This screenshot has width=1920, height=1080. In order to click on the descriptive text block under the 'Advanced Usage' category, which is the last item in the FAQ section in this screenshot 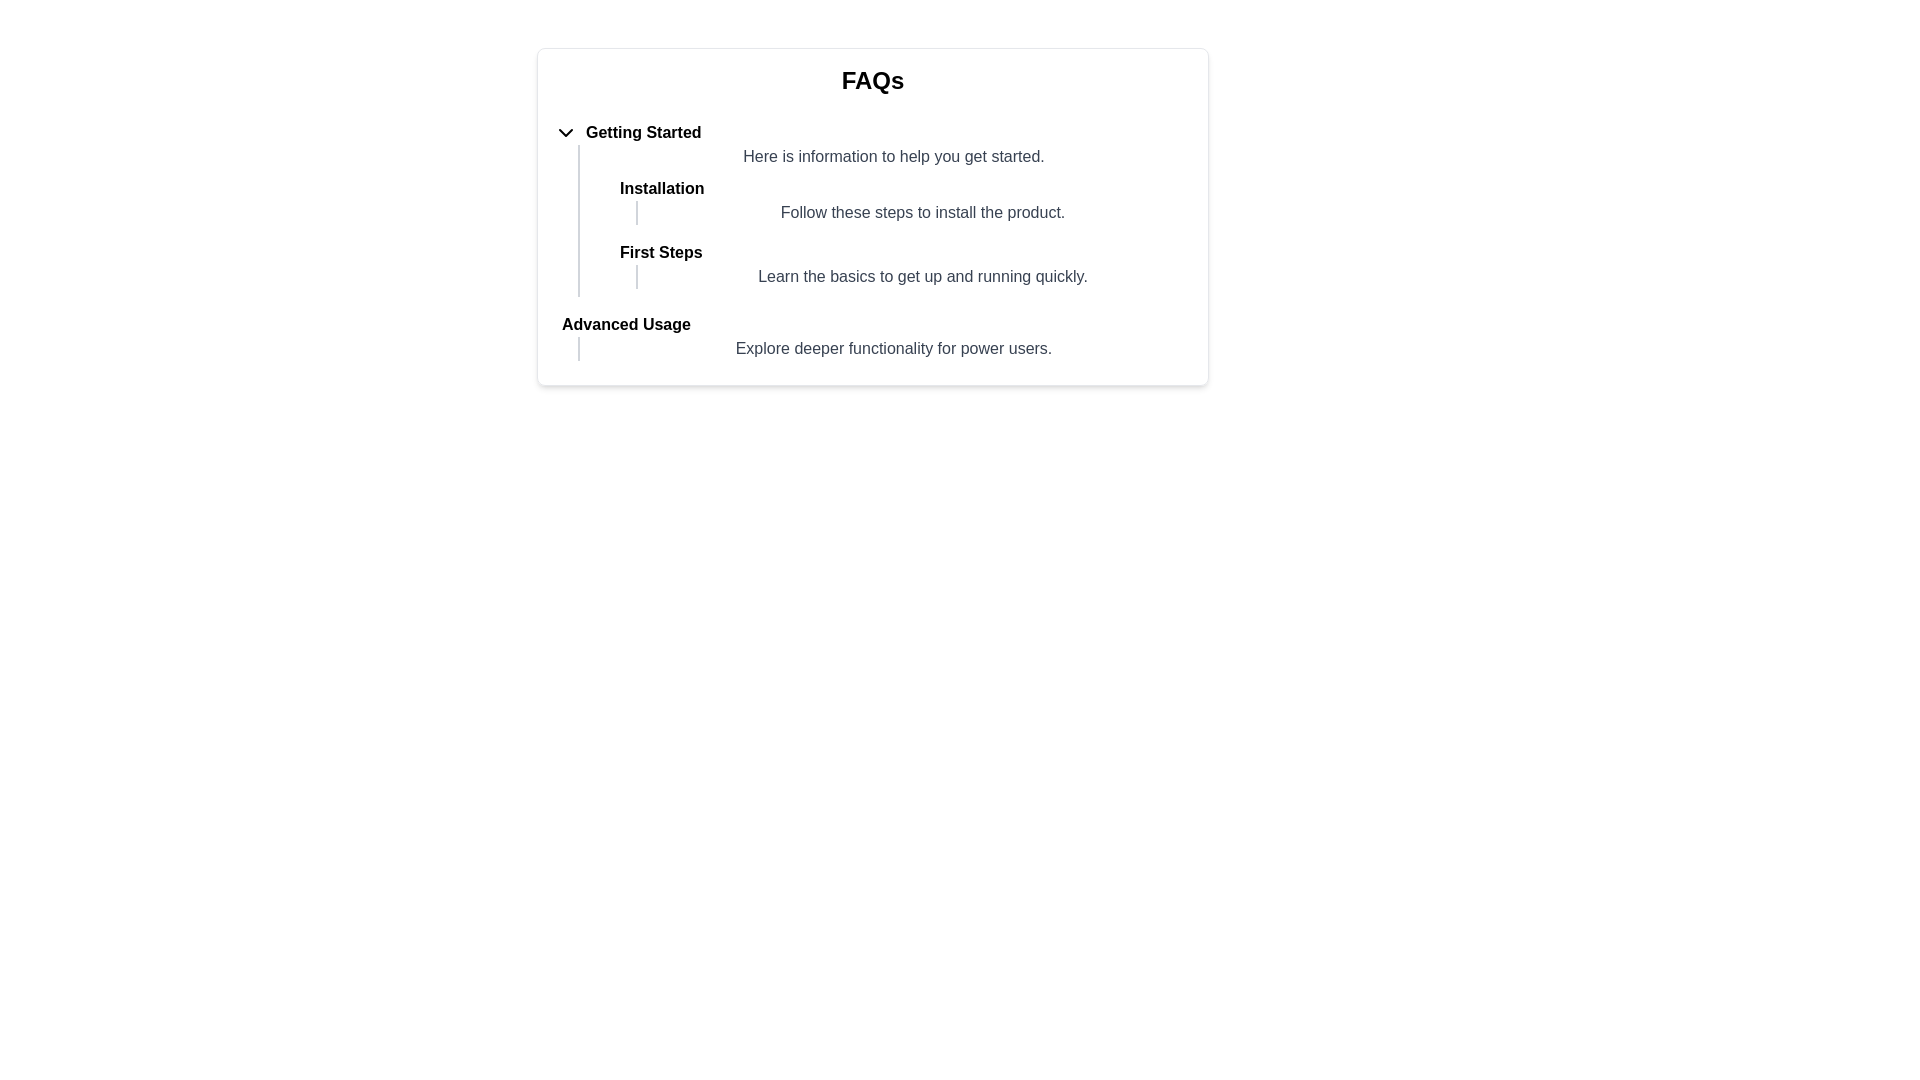, I will do `click(873, 335)`.